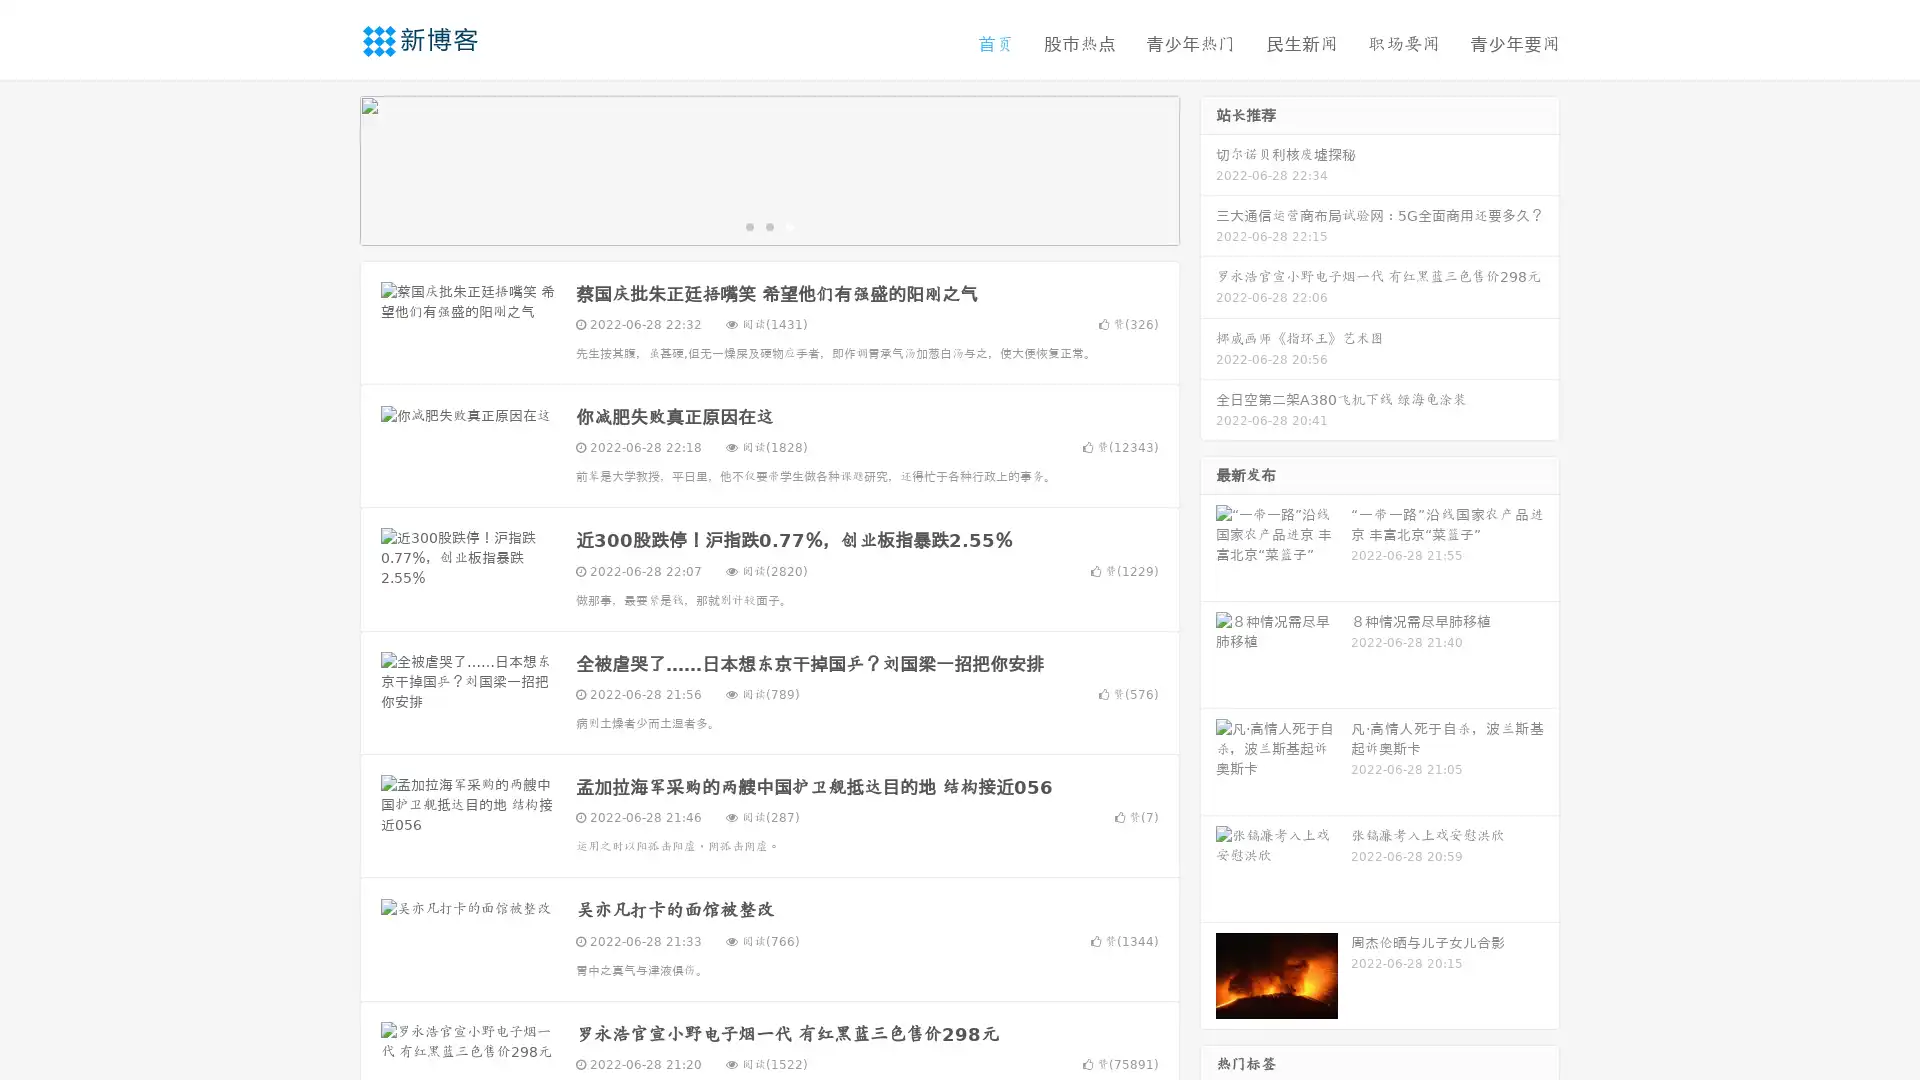  What do you see at coordinates (748, 225) in the screenshot?
I see `Go to slide 1` at bounding box center [748, 225].